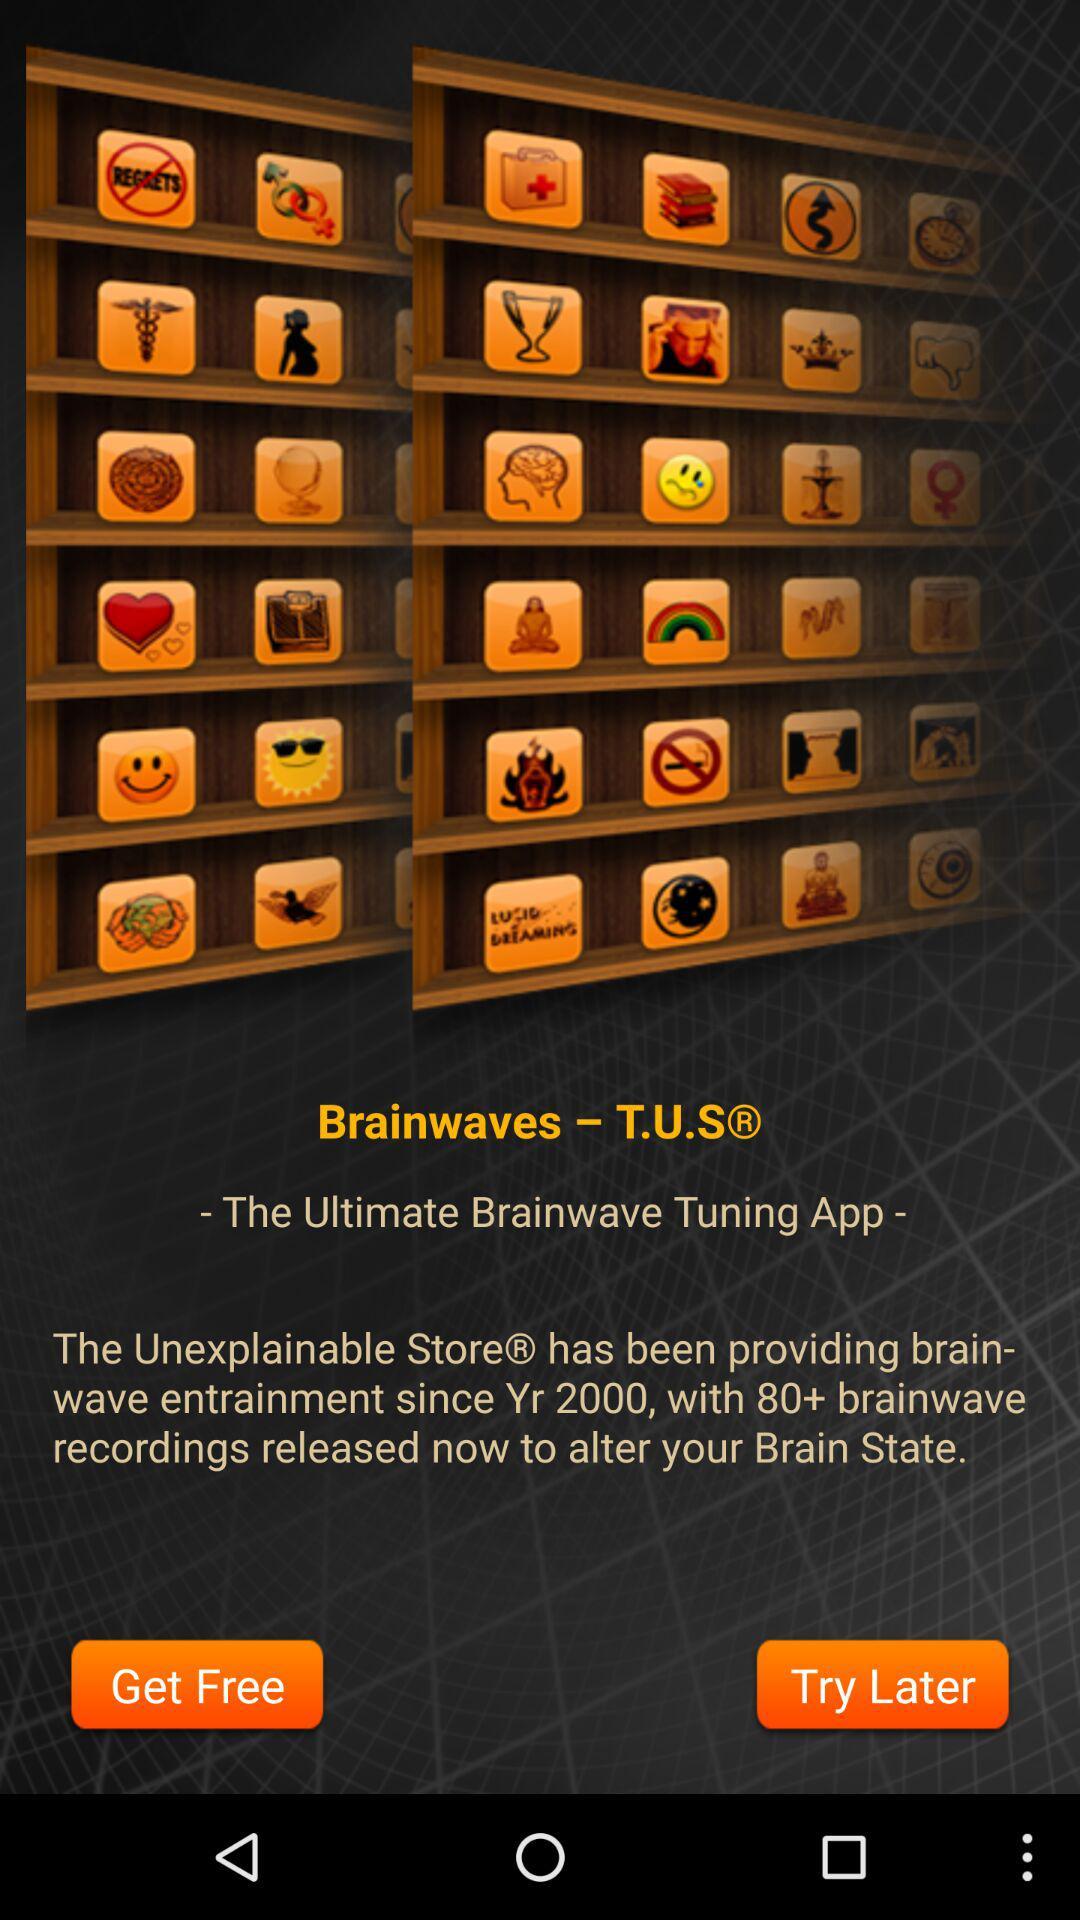 This screenshot has width=1080, height=1920. I want to click on button next to the get free button, so click(881, 1688).